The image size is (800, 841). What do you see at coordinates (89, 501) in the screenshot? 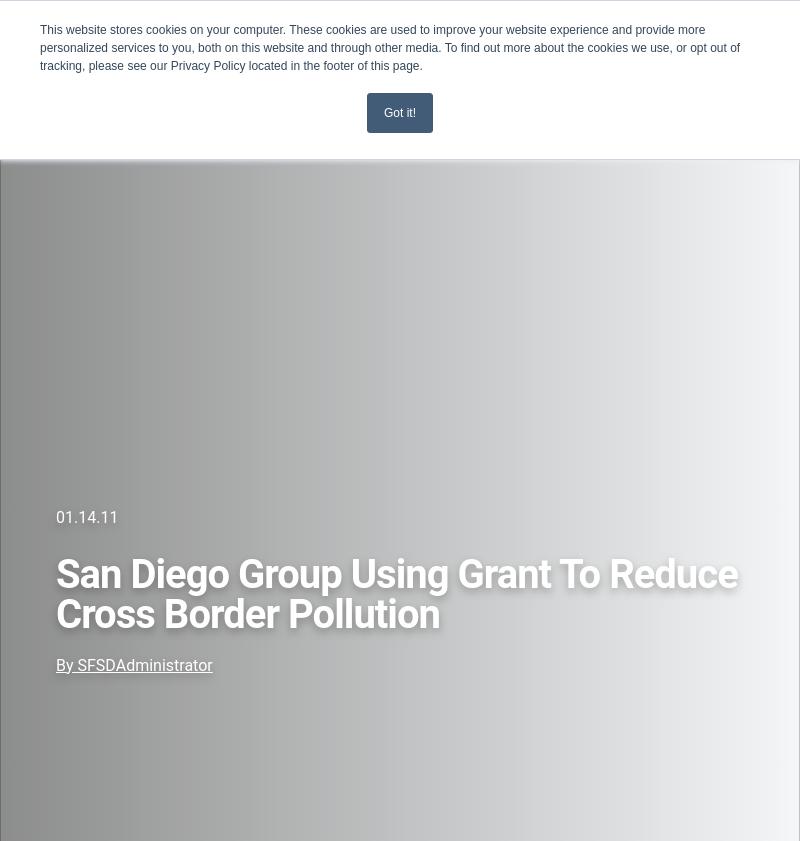
I see `'Rise Above Plastics'` at bounding box center [89, 501].